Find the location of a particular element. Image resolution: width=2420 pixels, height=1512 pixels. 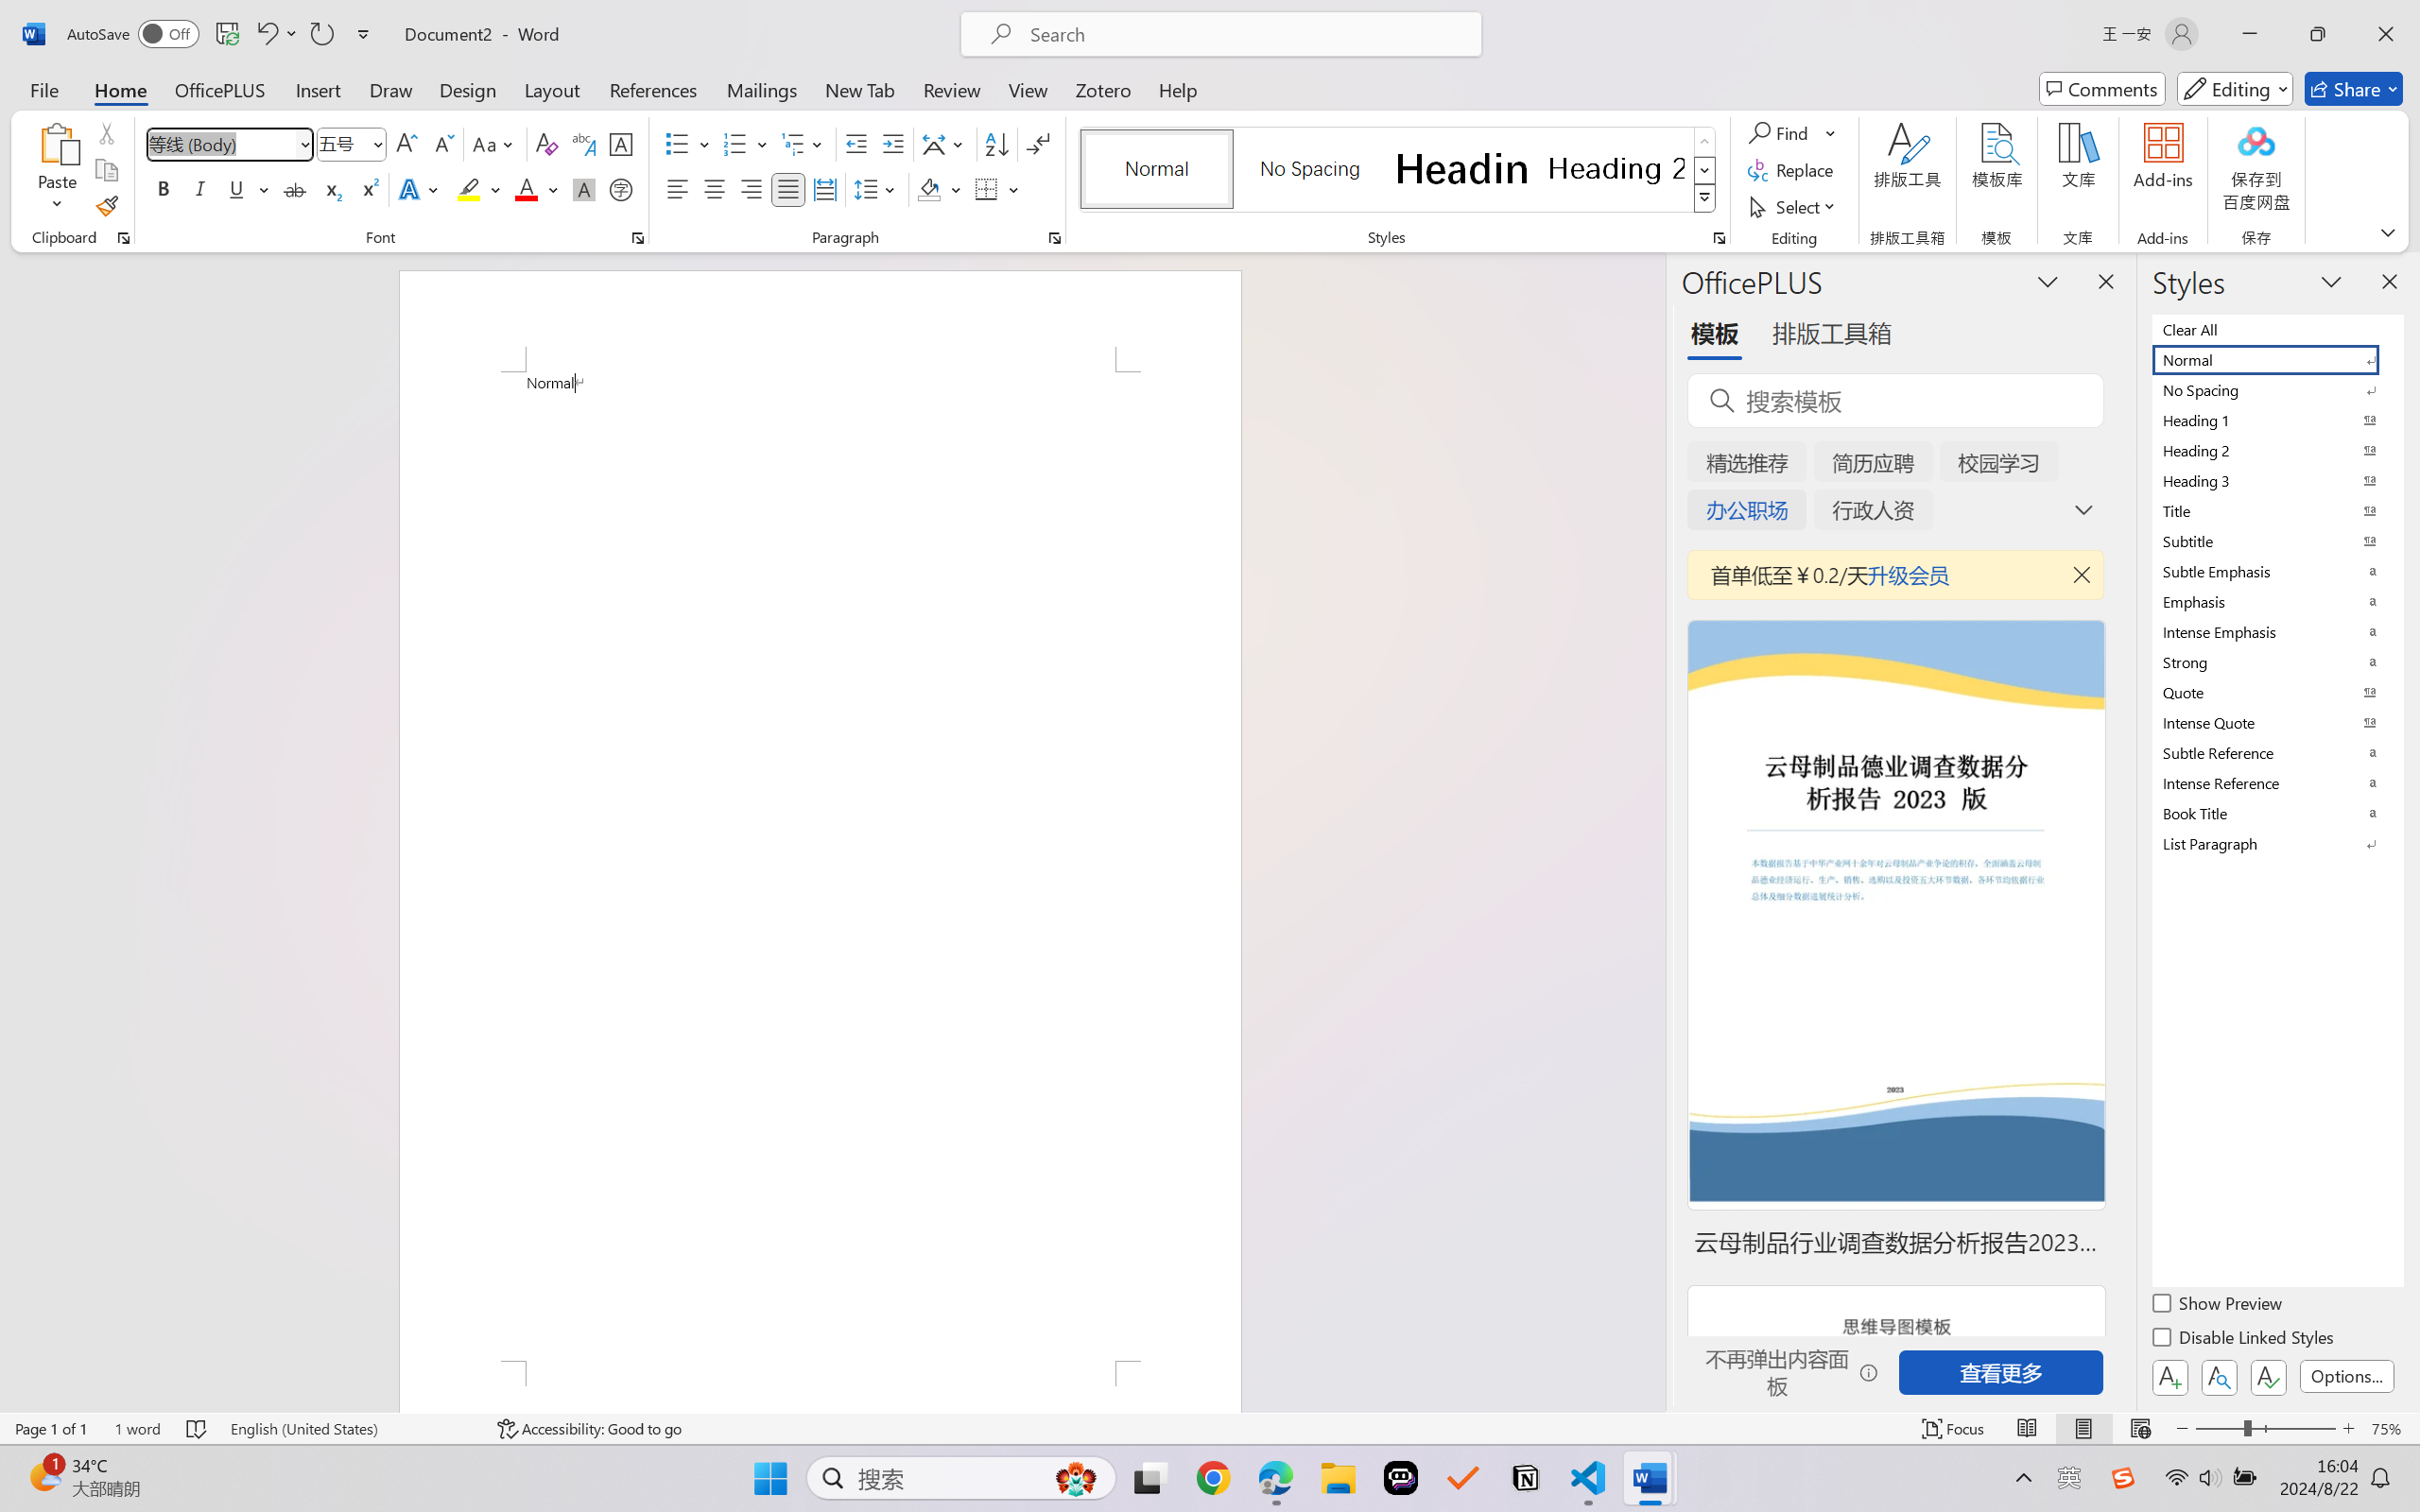

'Clear All' is located at coordinates (2275, 328).